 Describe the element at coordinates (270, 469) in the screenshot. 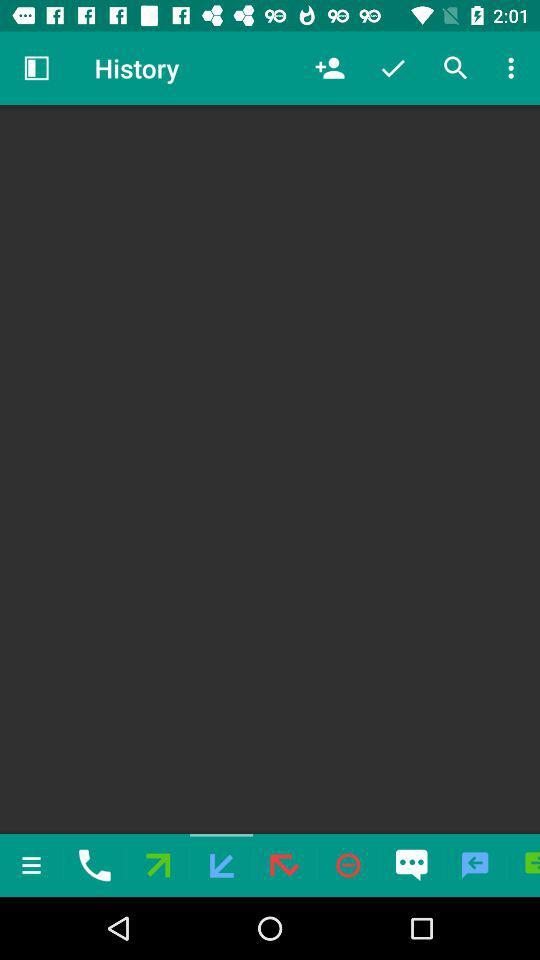

I see `the item at the center` at that location.